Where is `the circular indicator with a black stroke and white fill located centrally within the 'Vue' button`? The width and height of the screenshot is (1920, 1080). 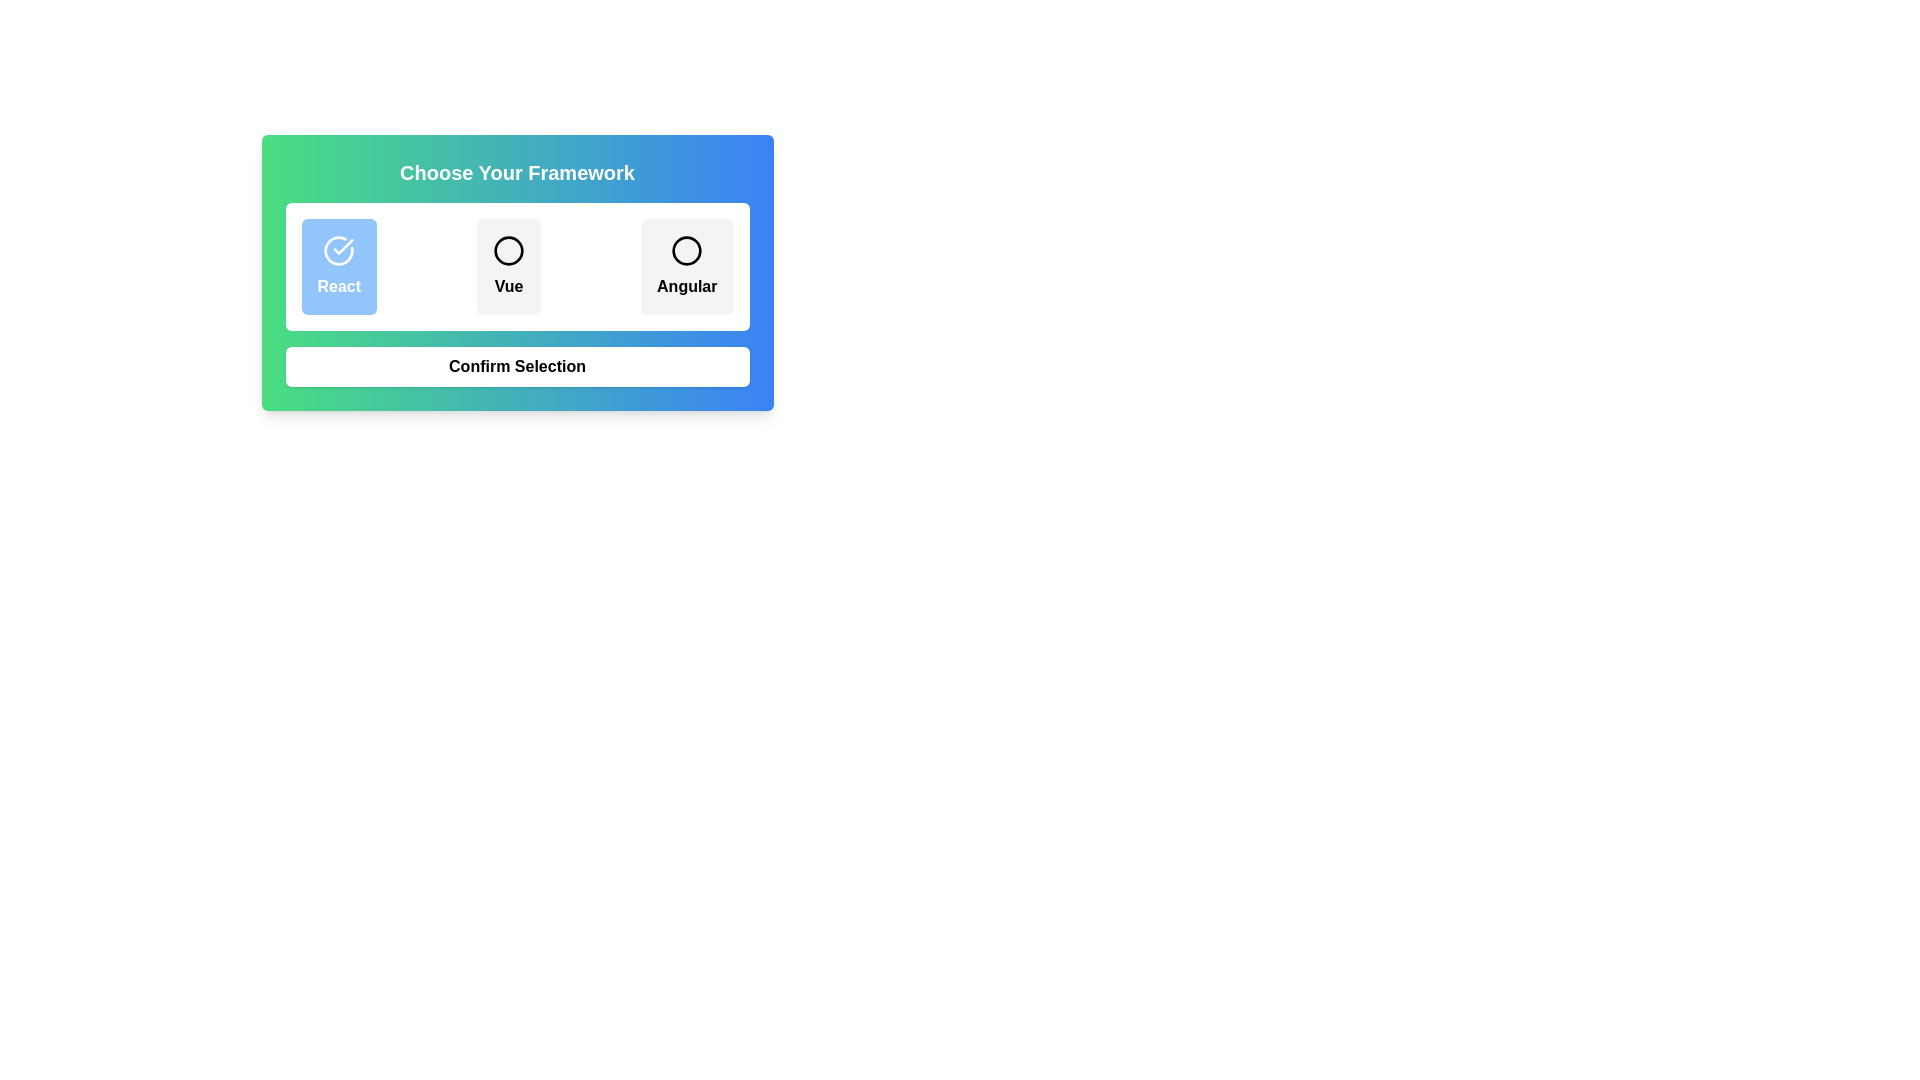
the circular indicator with a black stroke and white fill located centrally within the 'Vue' button is located at coordinates (508, 249).